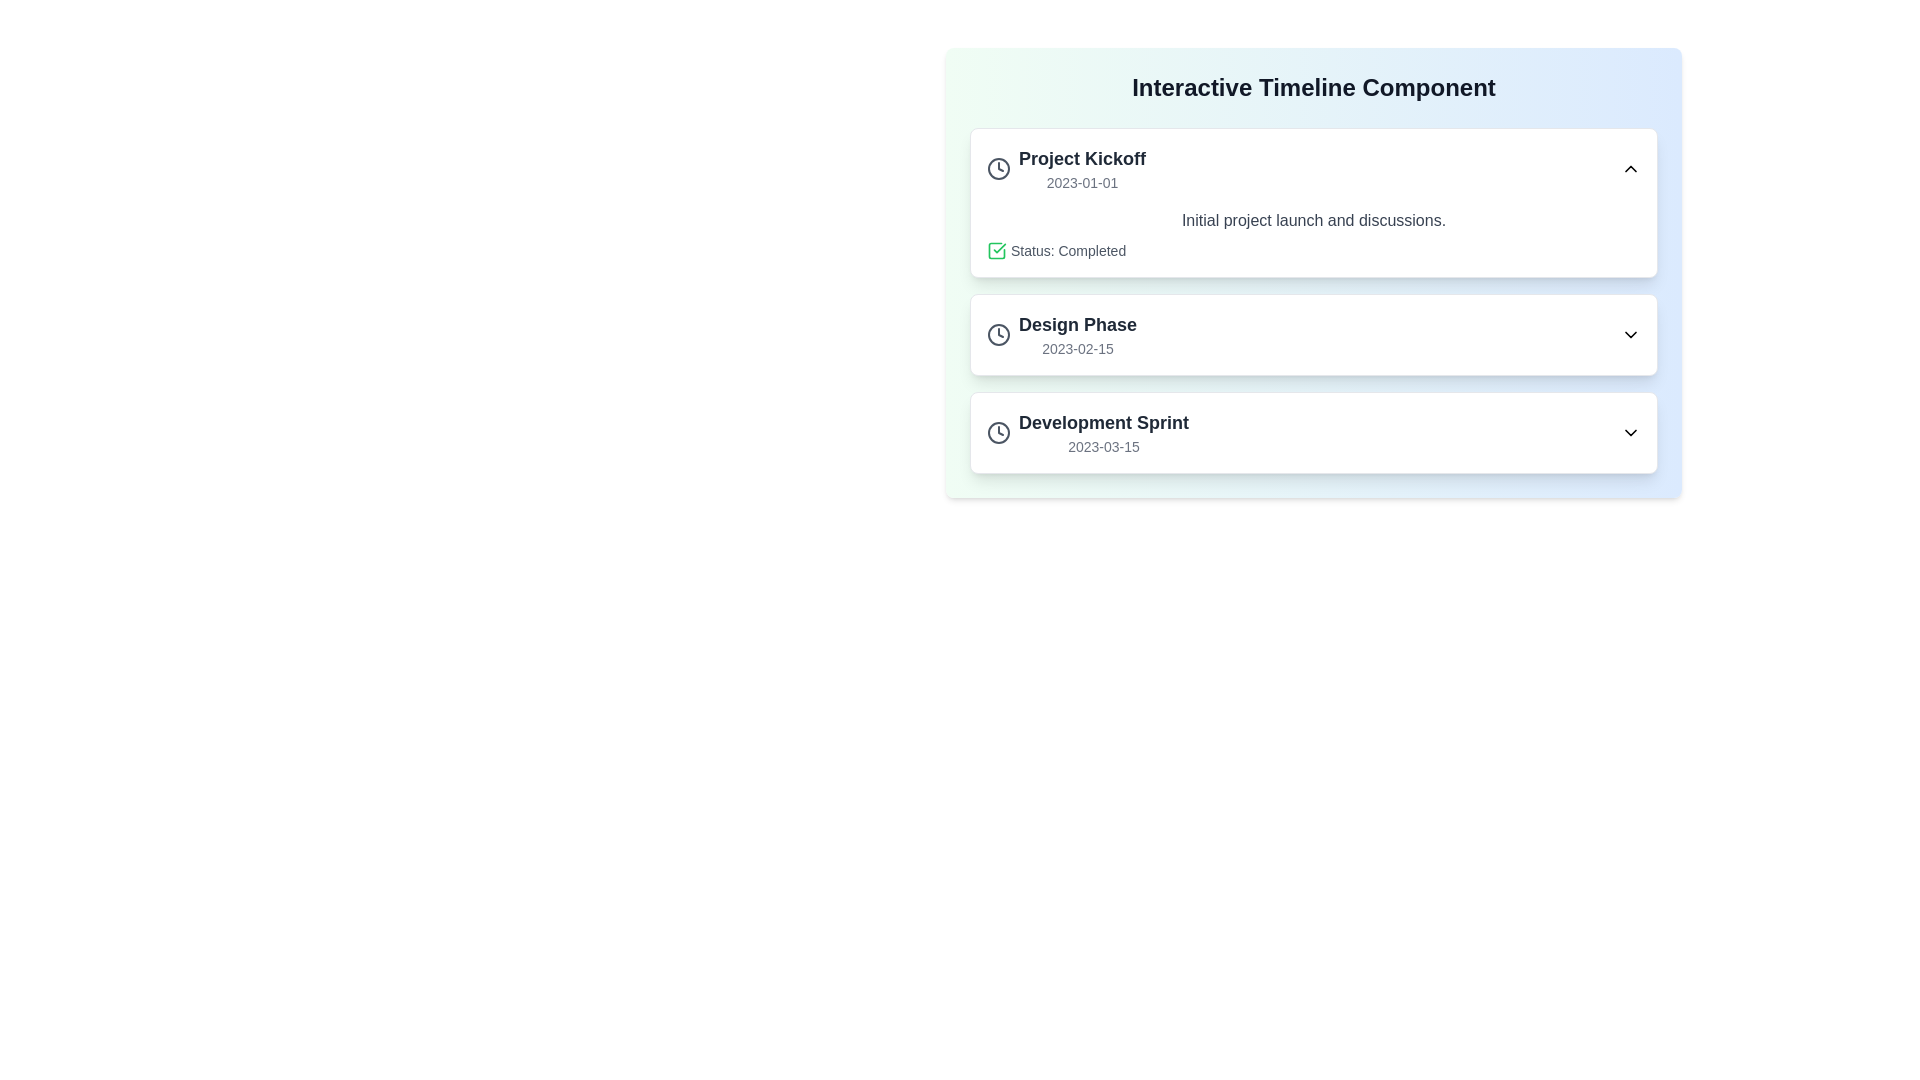 The width and height of the screenshot is (1920, 1080). I want to click on the time icon associated with the 'Project Kickoff' event, positioned to the left of the title in the timeline component, so click(998, 168).